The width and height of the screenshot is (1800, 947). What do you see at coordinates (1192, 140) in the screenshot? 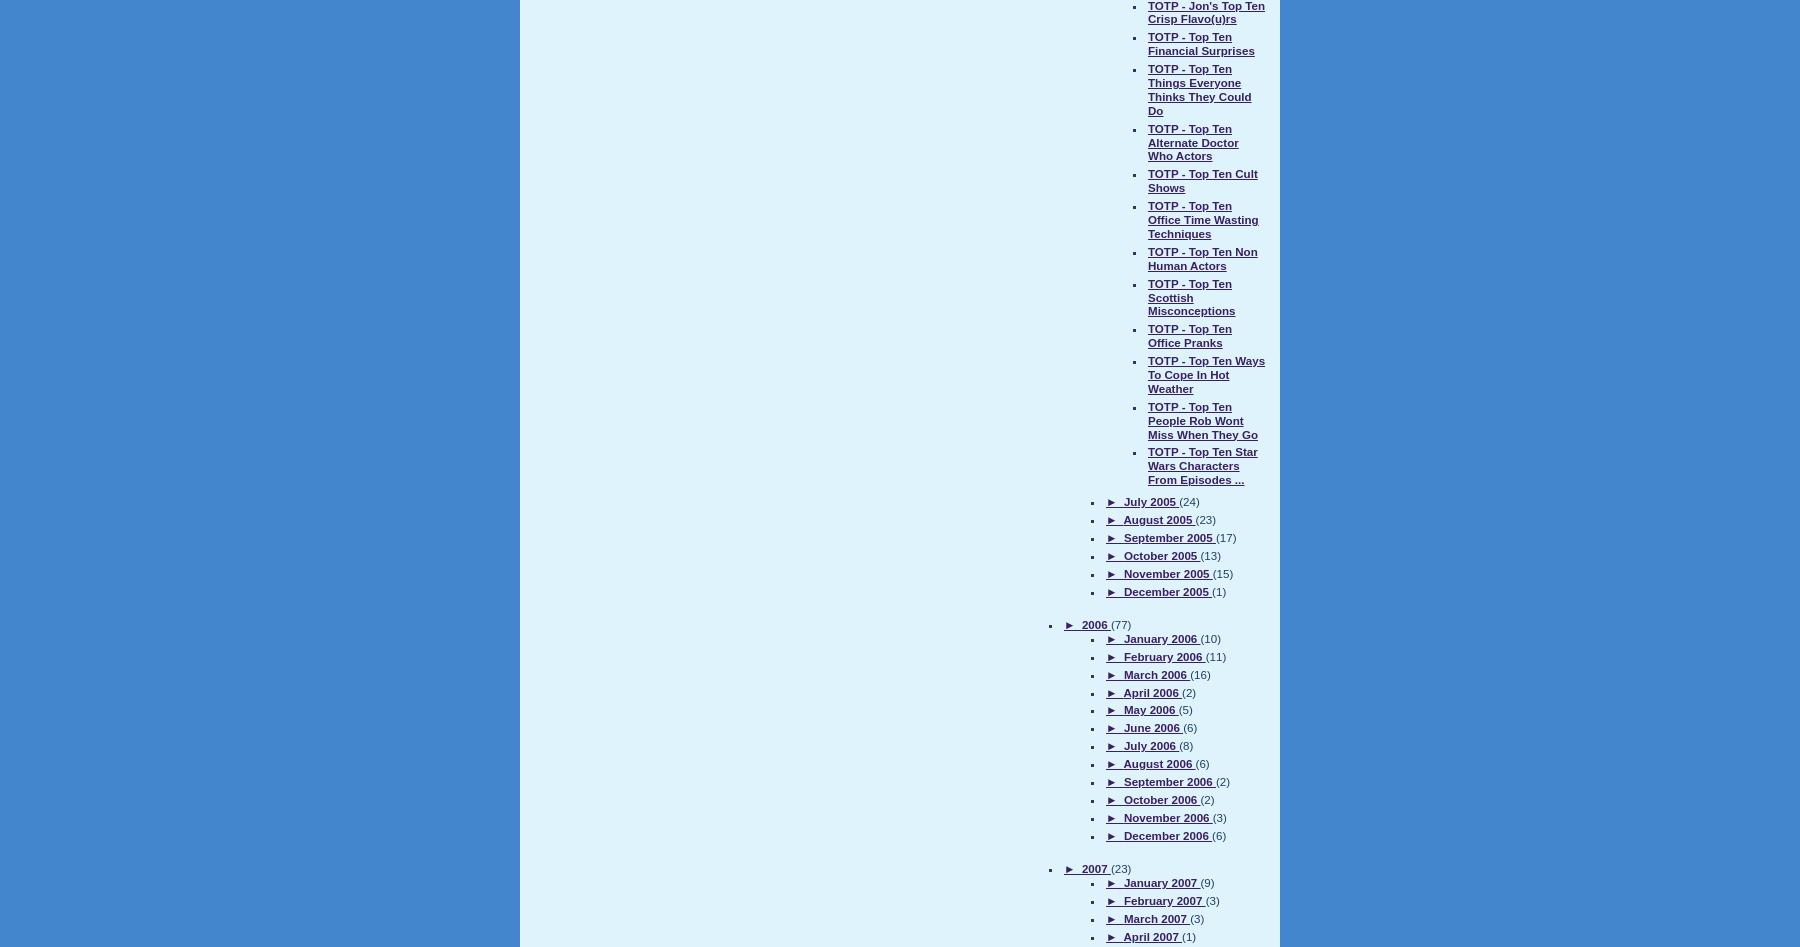
I see `'TOTP - Top Ten Alternate Doctor Who Actors'` at bounding box center [1192, 140].